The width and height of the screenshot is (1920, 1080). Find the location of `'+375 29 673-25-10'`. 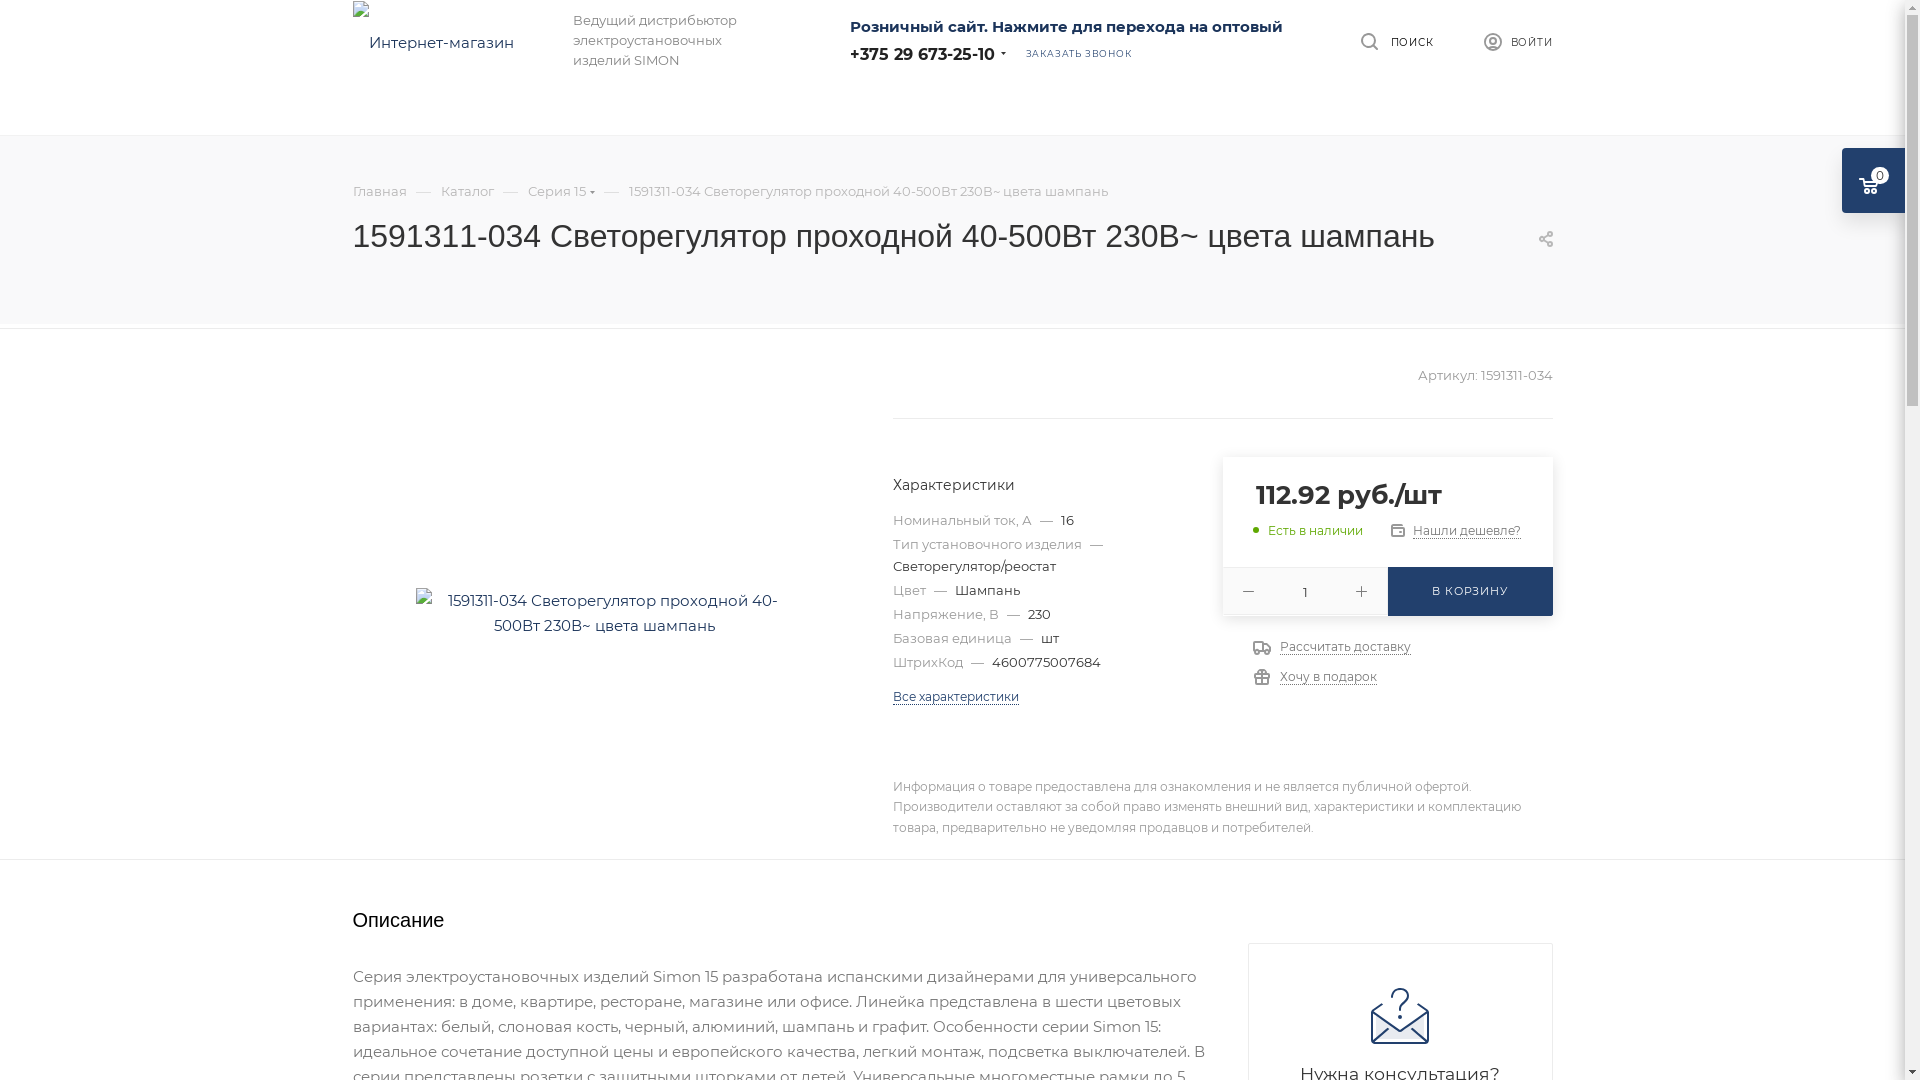

'+375 29 673-25-10' is located at coordinates (849, 52).